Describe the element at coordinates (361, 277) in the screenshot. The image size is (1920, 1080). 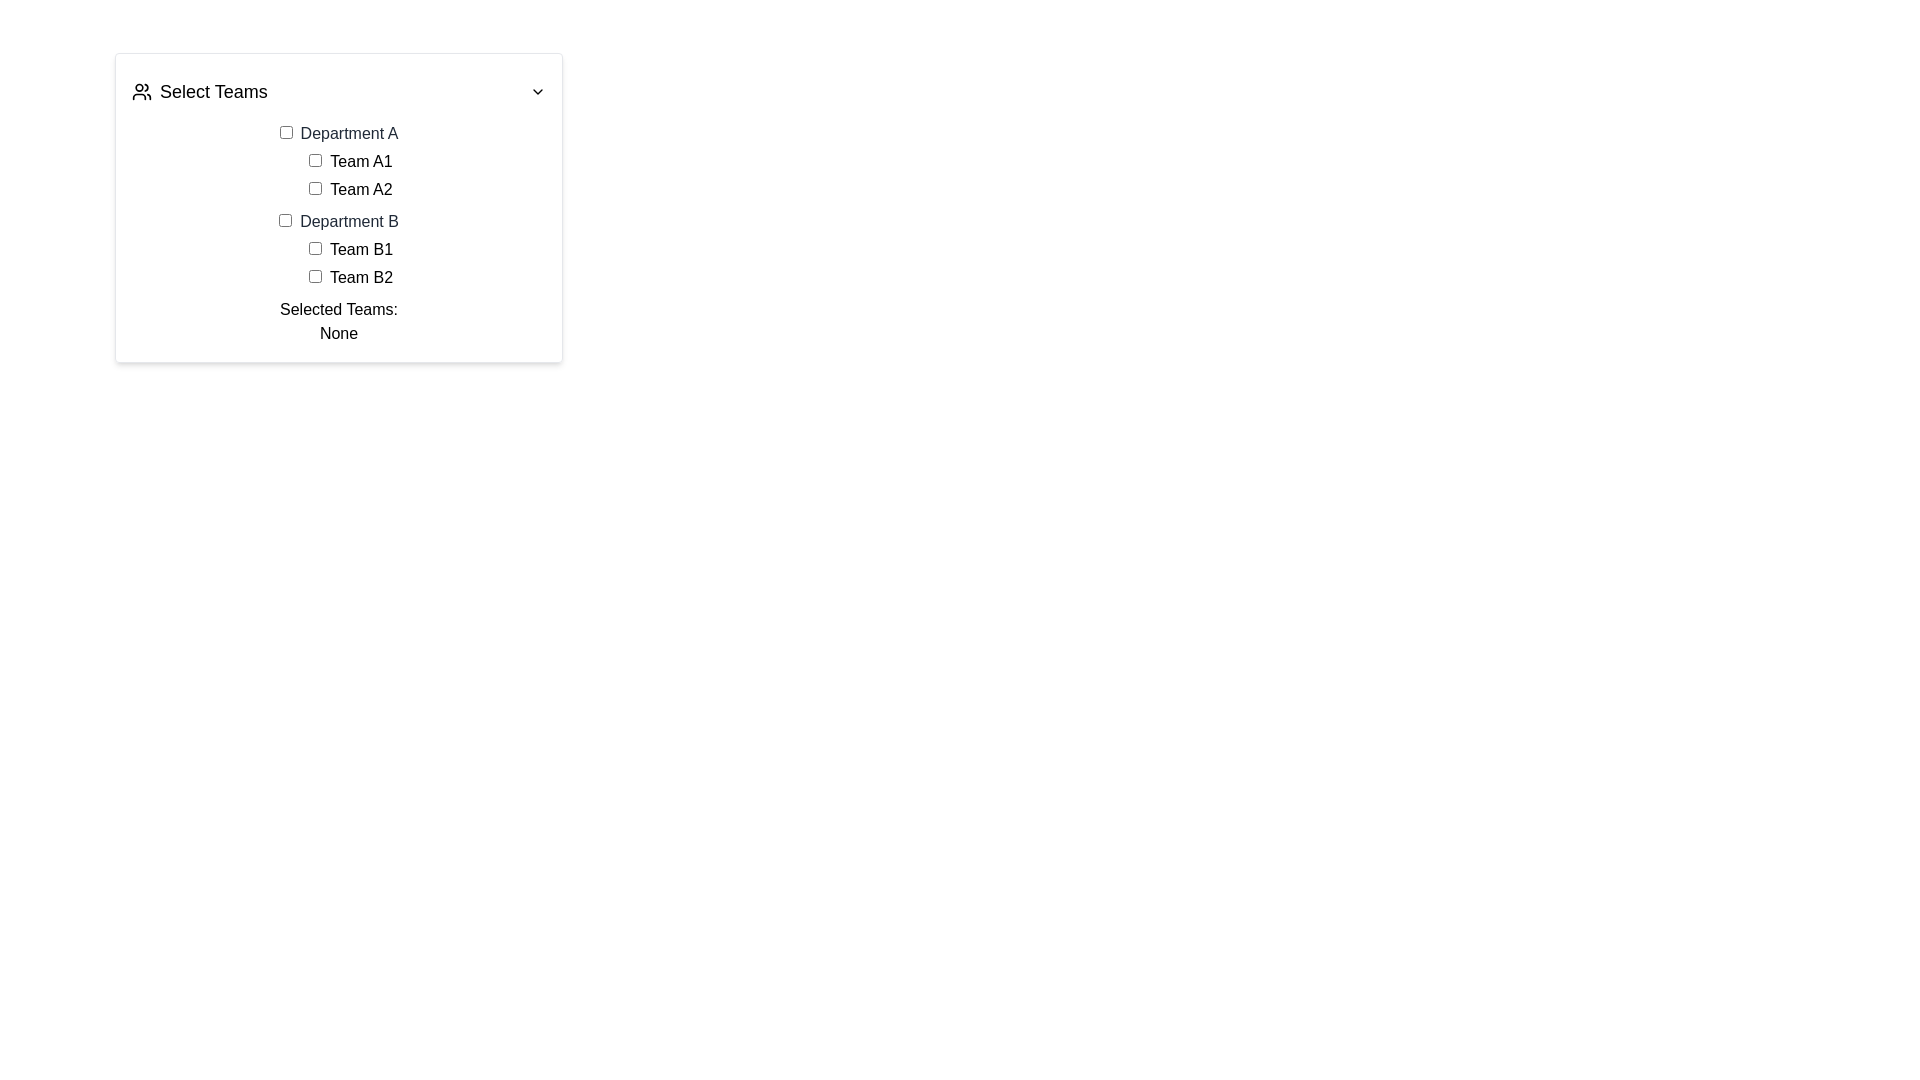
I see `the Text Label associated with the checkbox under 'Department B', which is the second item after 'Team B1'` at that location.